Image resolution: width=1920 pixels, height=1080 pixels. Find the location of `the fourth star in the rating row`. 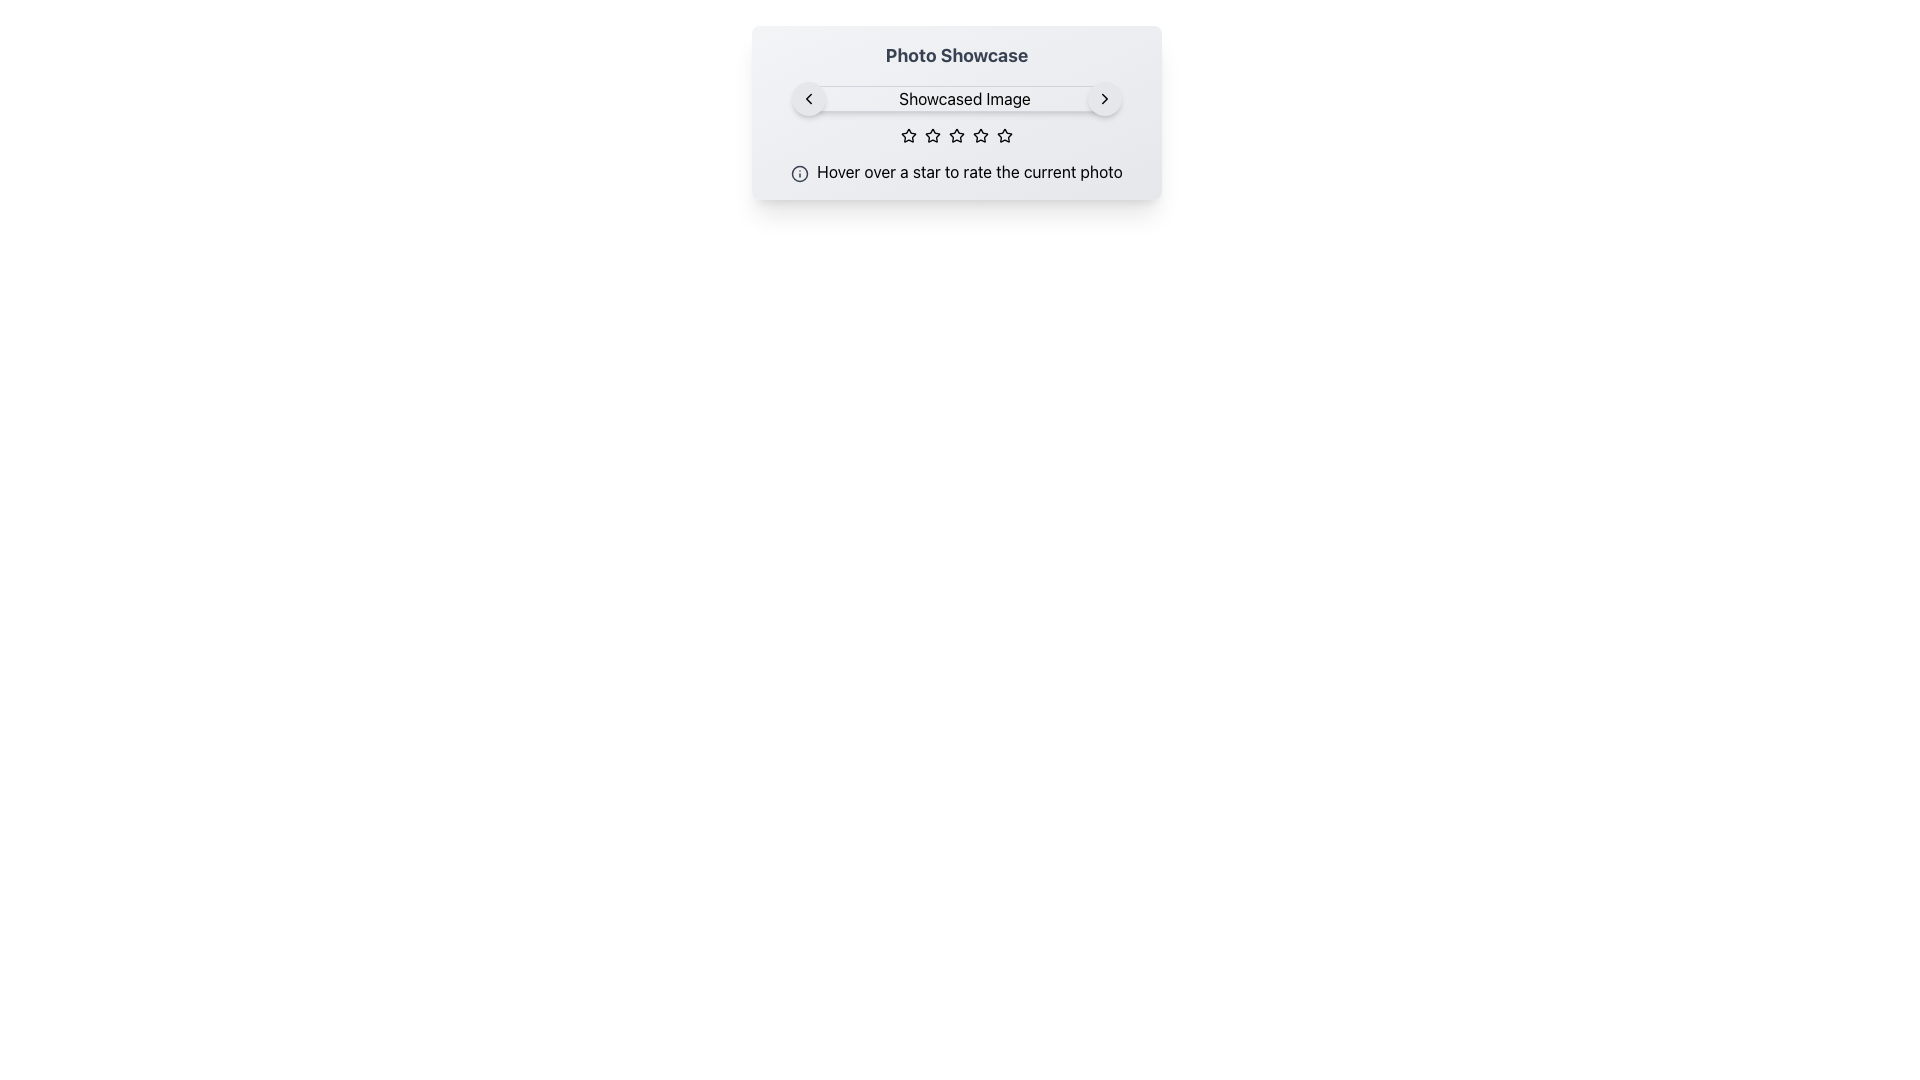

the fourth star in the rating row is located at coordinates (980, 135).